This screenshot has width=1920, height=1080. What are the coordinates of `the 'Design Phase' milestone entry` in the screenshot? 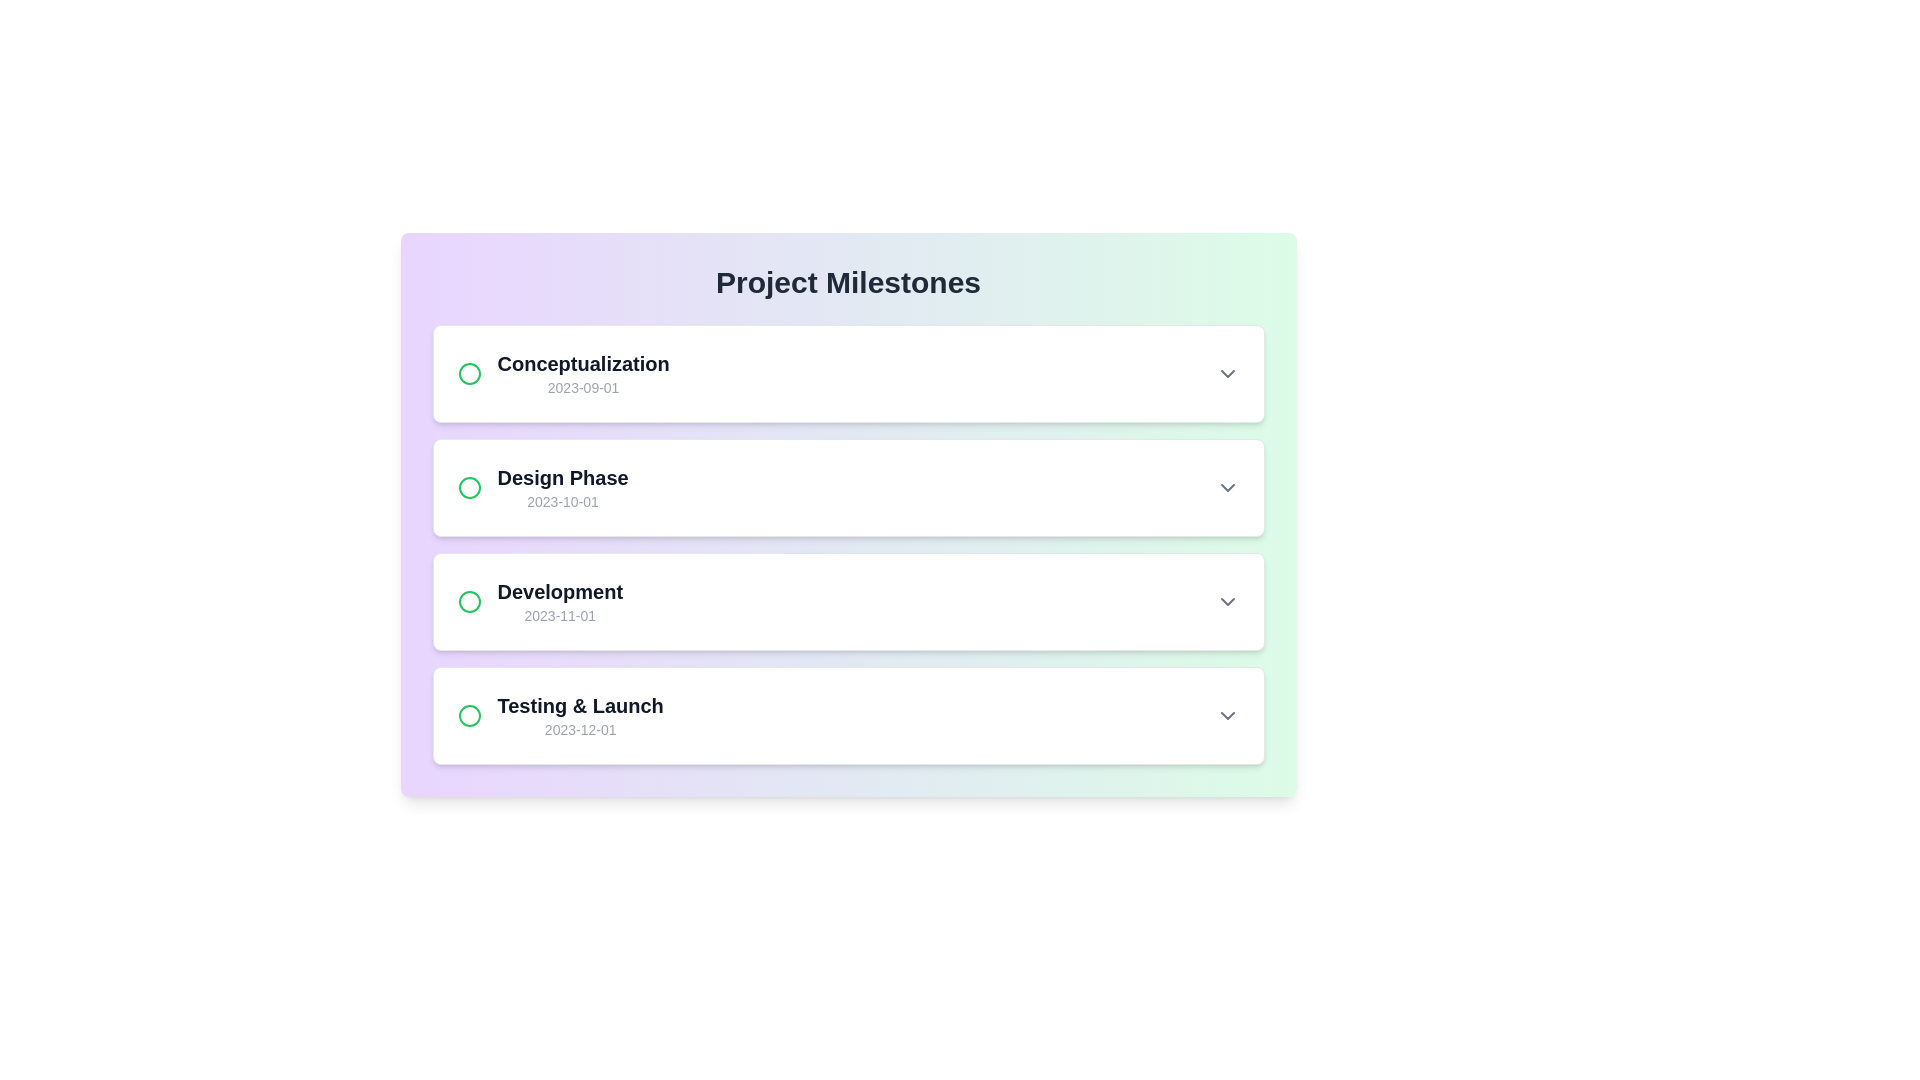 It's located at (848, 488).